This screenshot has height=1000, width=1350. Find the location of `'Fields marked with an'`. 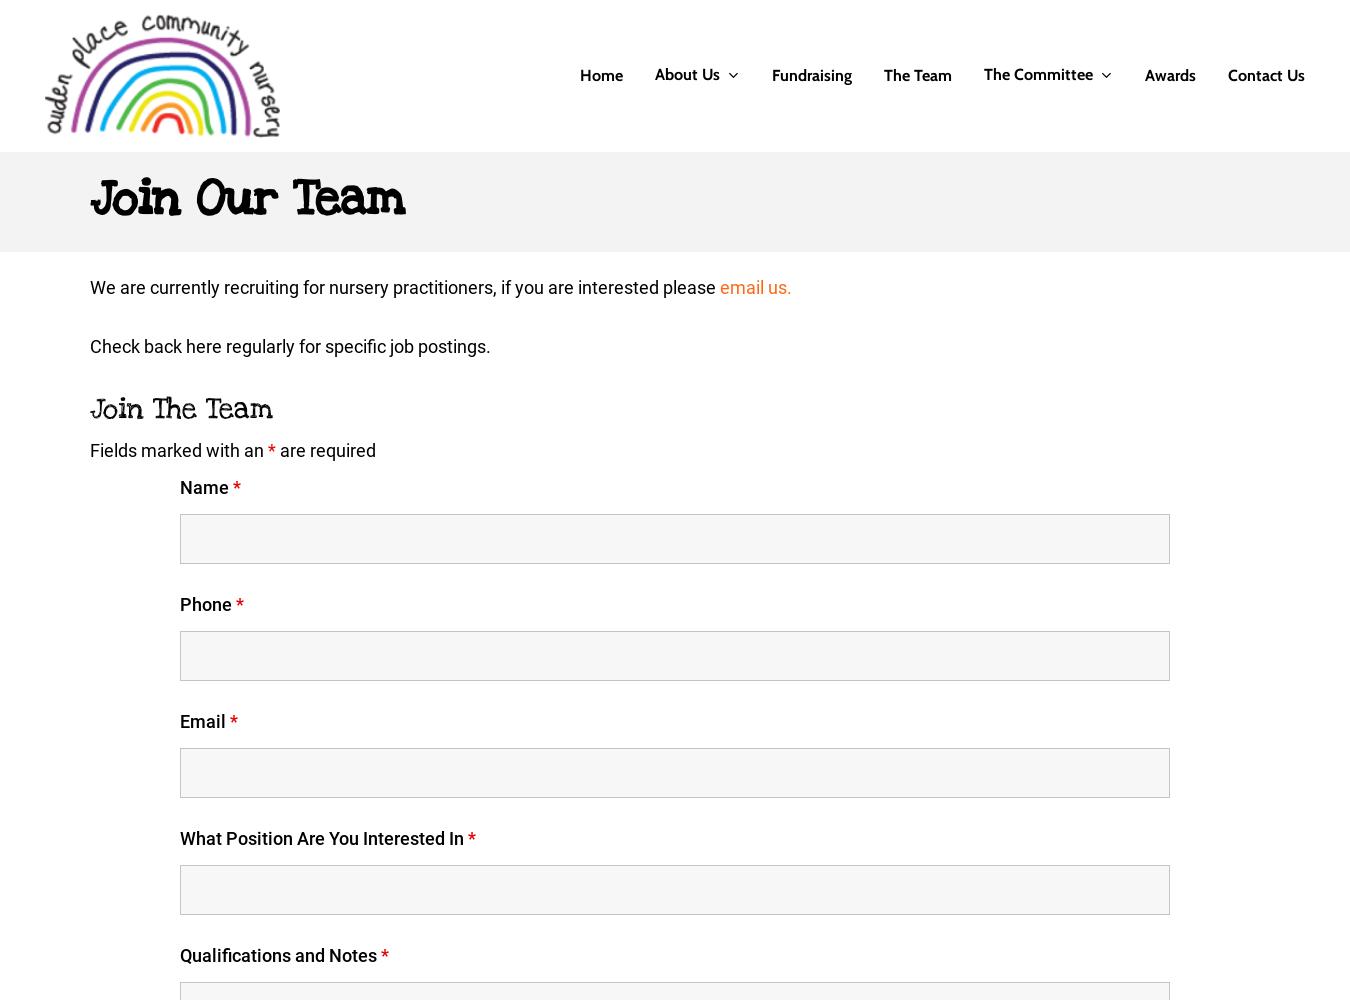

'Fields marked with an' is located at coordinates (89, 449).